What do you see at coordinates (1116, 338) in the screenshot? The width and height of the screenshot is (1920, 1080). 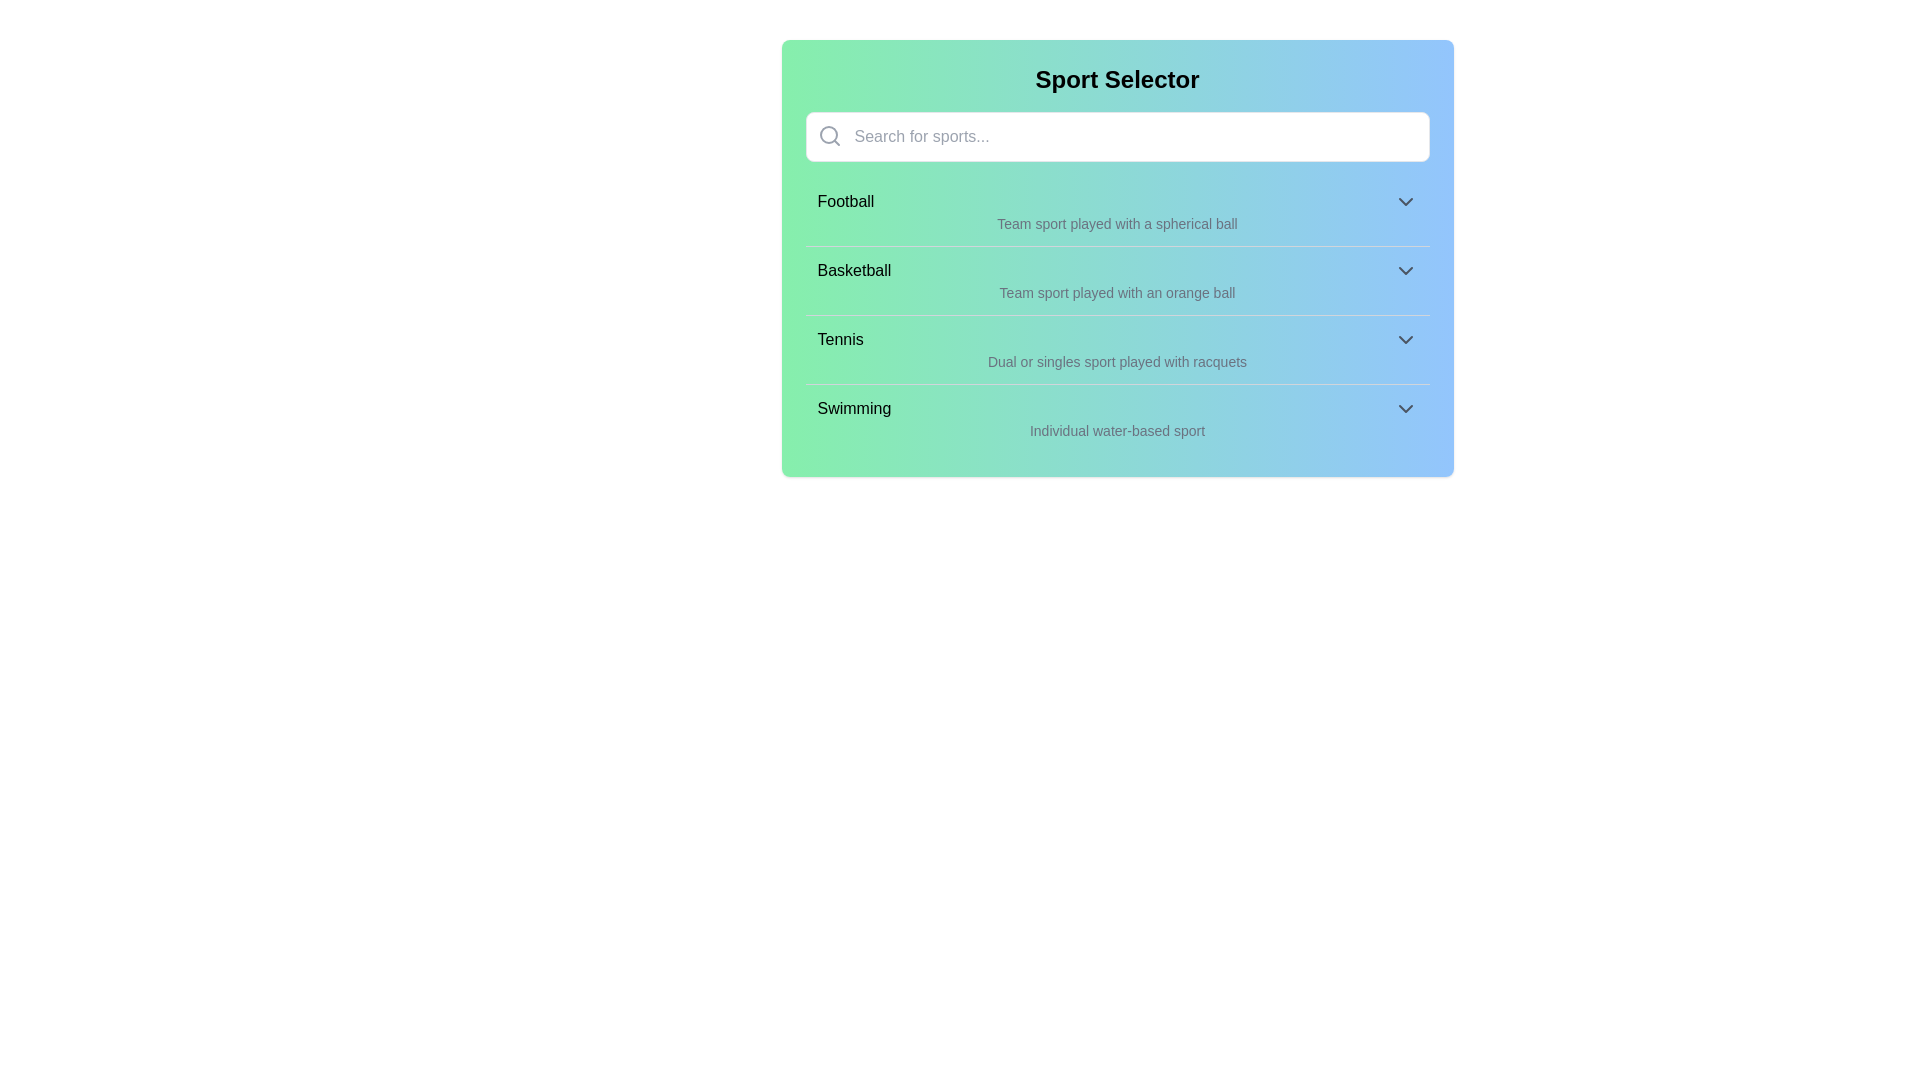 I see `the third option row for the 'Tennis' sport category` at bounding box center [1116, 338].